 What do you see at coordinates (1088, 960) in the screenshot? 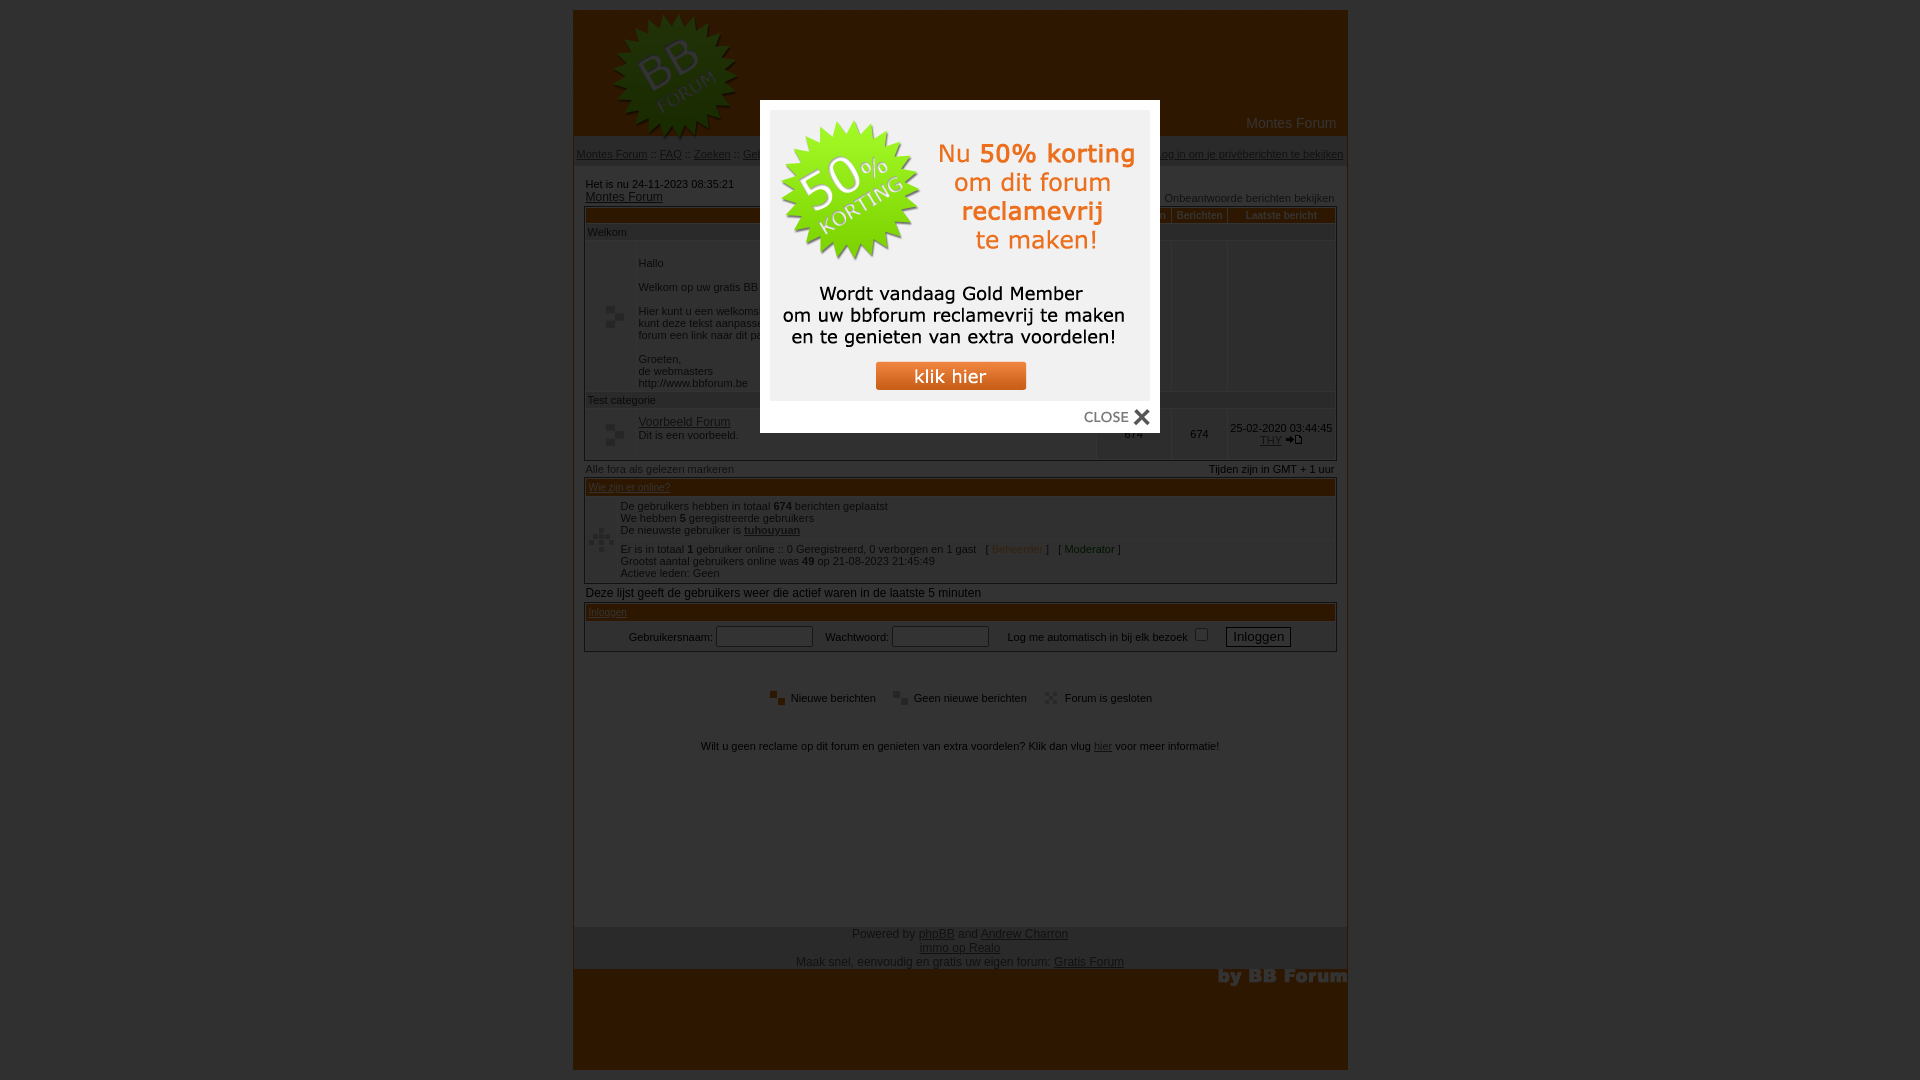
I see `'Gratis Forum'` at bounding box center [1088, 960].